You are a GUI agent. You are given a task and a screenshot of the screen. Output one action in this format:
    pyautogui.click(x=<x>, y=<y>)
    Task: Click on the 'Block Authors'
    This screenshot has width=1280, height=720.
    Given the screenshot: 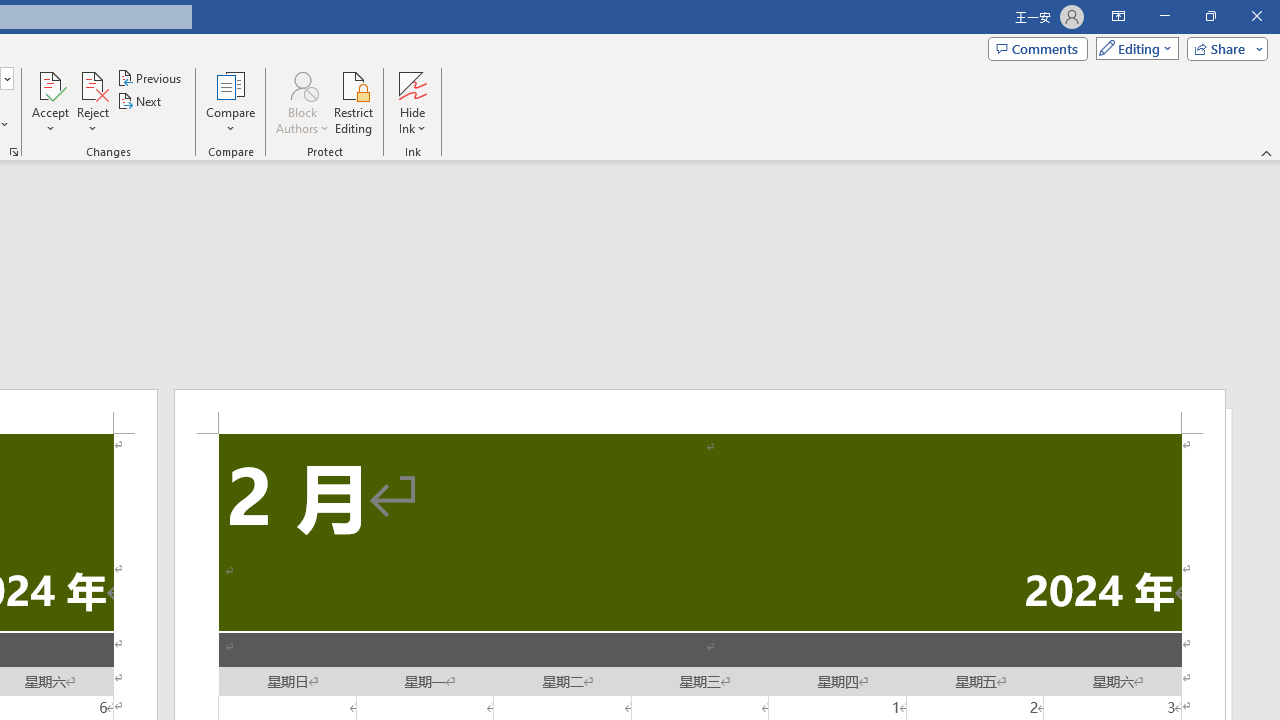 What is the action you would take?
    pyautogui.click(x=301, y=84)
    